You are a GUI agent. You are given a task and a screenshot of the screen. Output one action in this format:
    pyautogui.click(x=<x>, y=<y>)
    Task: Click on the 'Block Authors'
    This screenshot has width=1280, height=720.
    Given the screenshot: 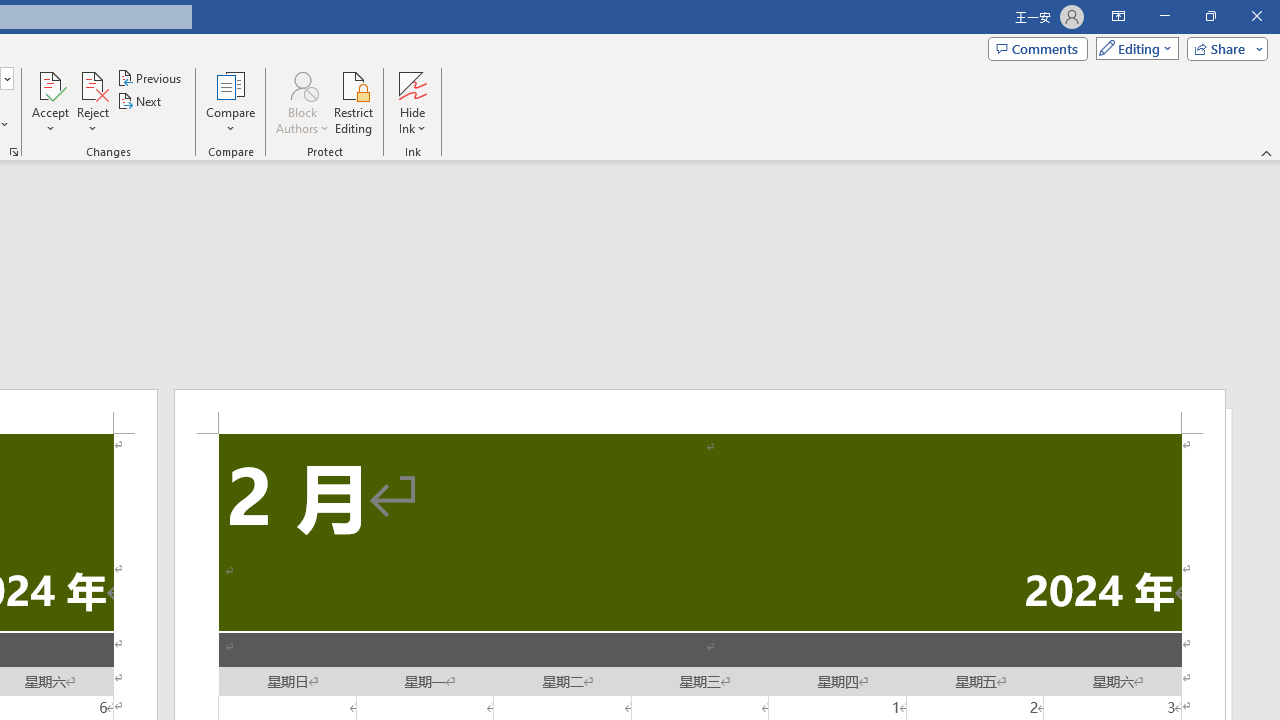 What is the action you would take?
    pyautogui.click(x=301, y=84)
    